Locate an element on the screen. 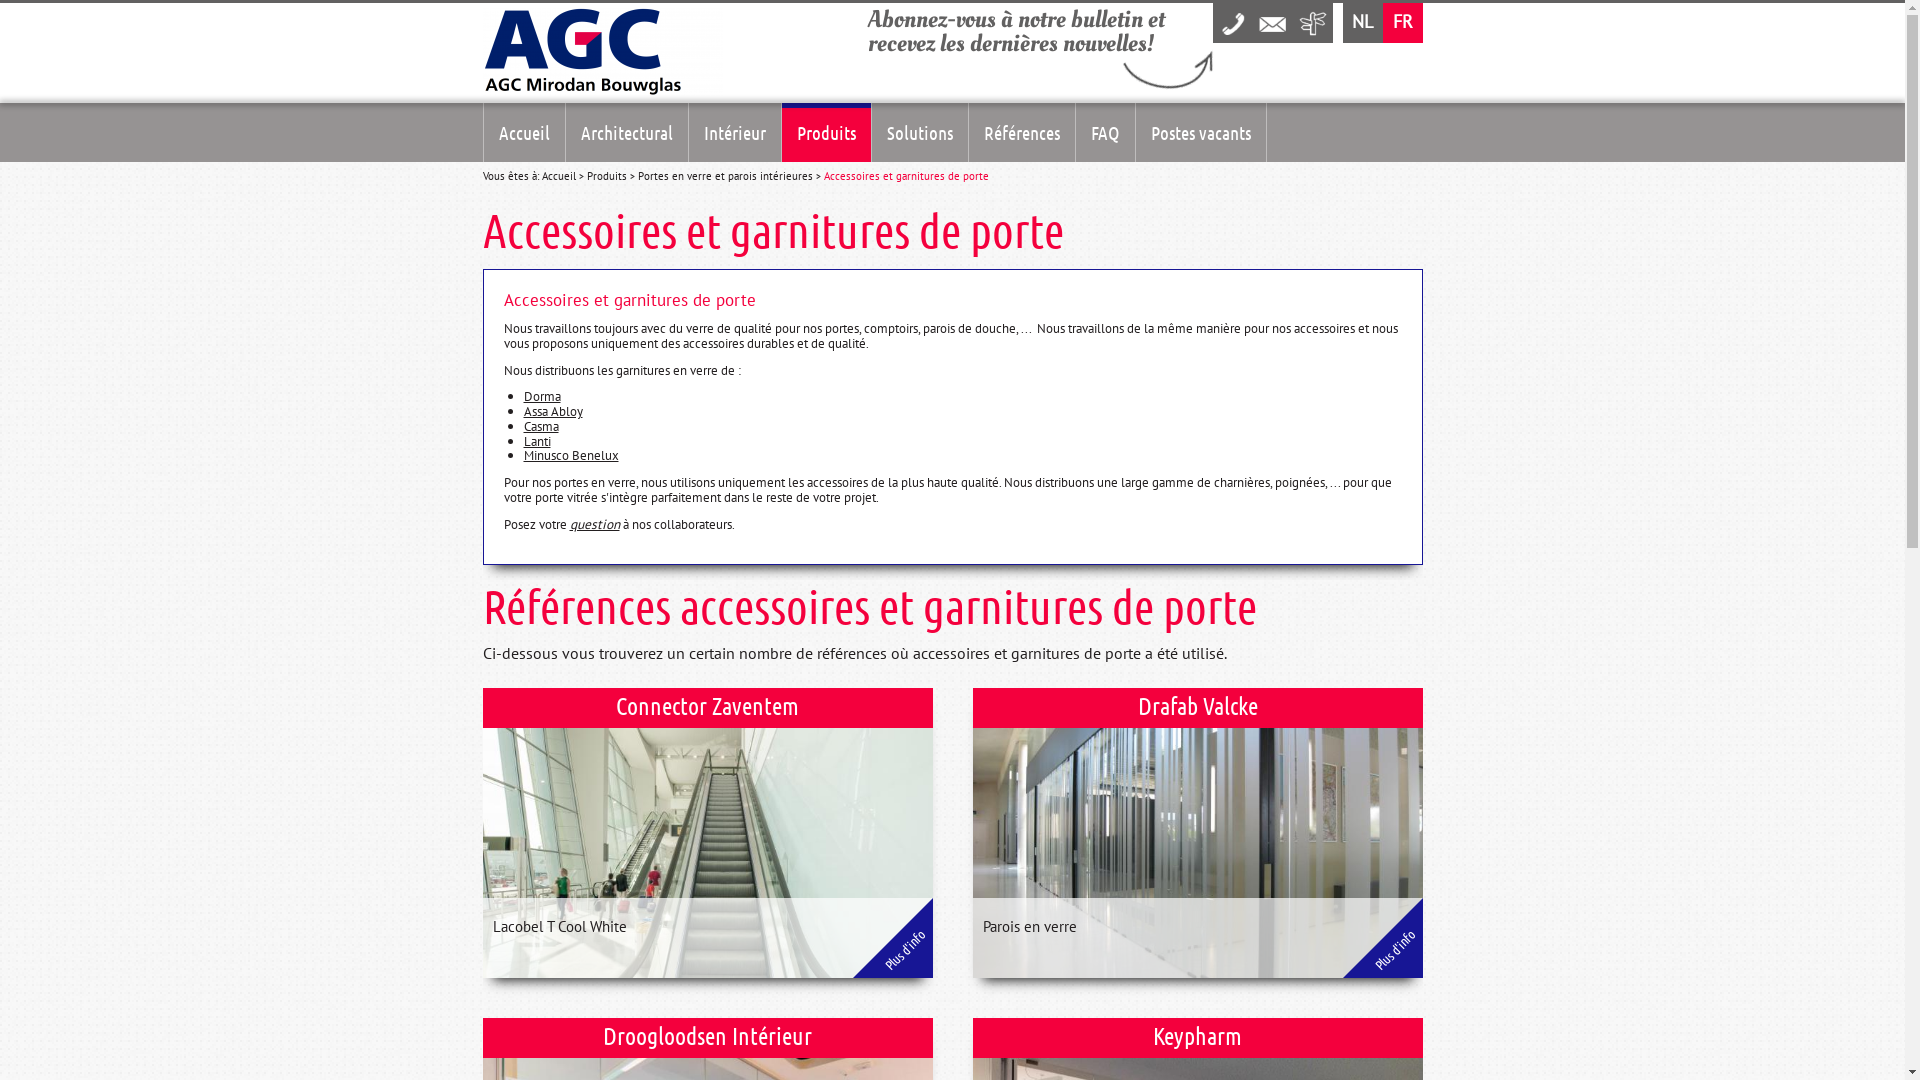 The height and width of the screenshot is (1080, 1920). 'Assa Abloy' is located at coordinates (523, 410).